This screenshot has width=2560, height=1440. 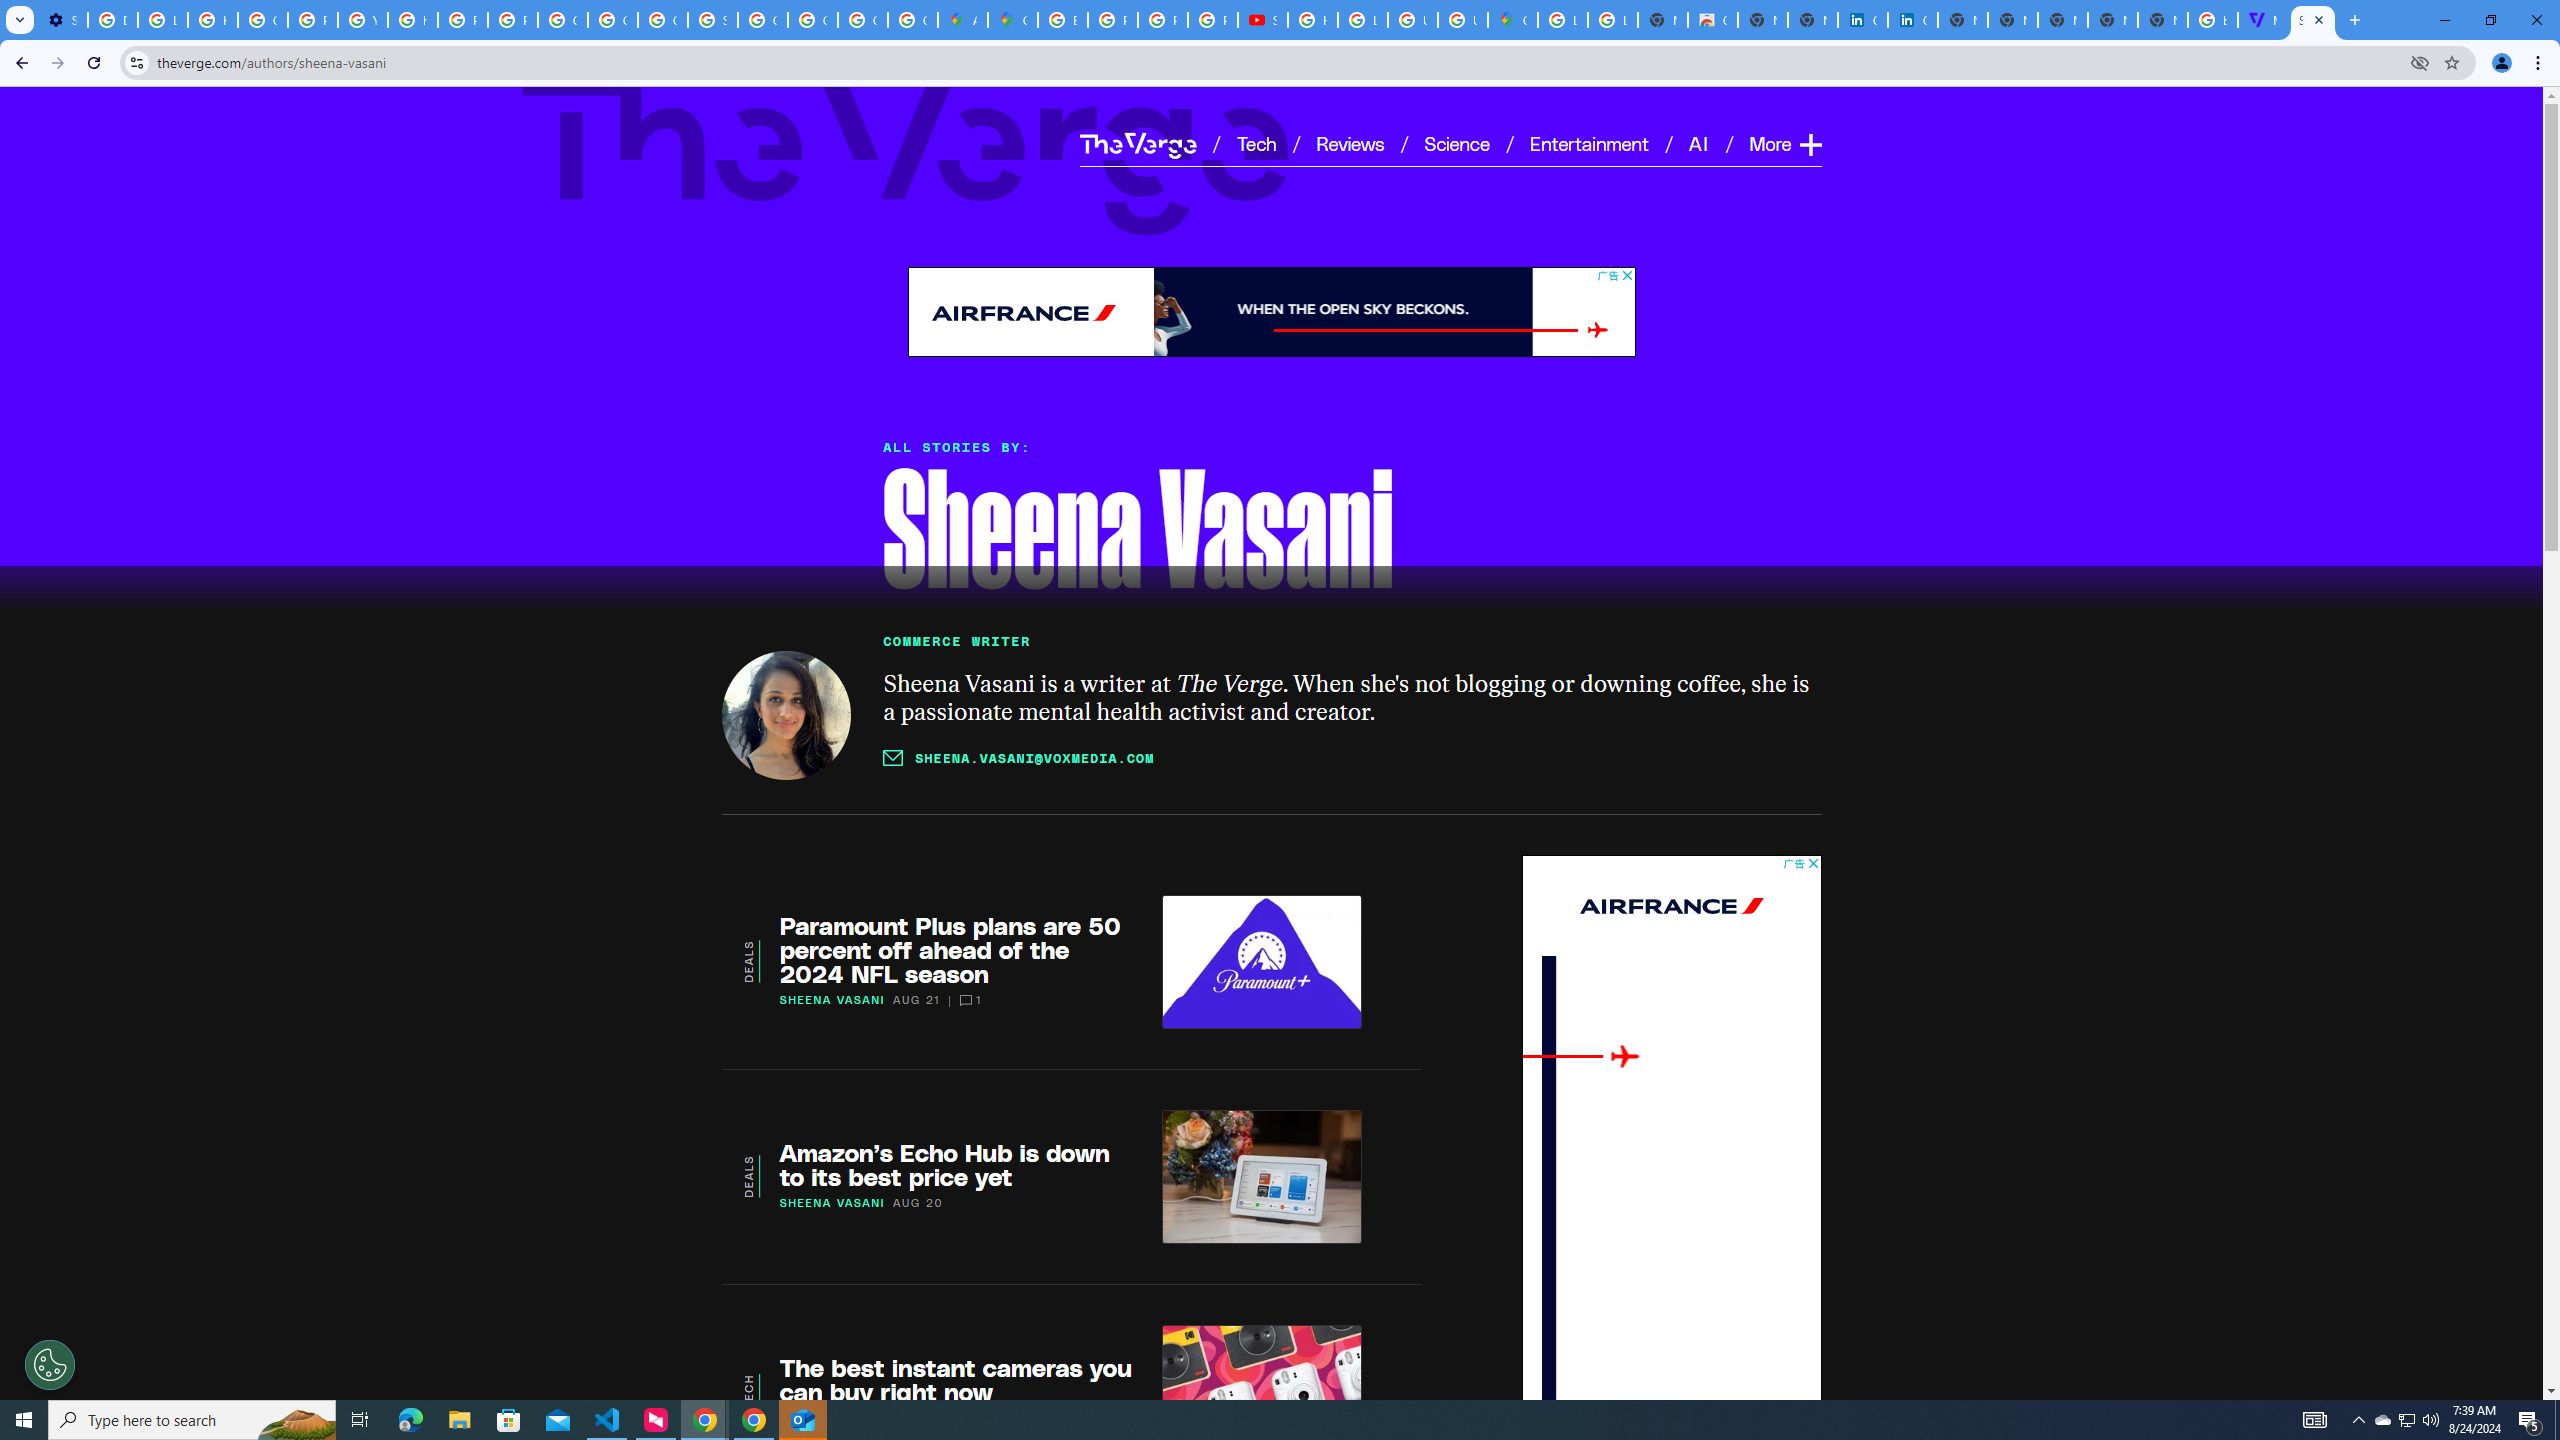 I want to click on 'More Expand', so click(x=1785, y=143).